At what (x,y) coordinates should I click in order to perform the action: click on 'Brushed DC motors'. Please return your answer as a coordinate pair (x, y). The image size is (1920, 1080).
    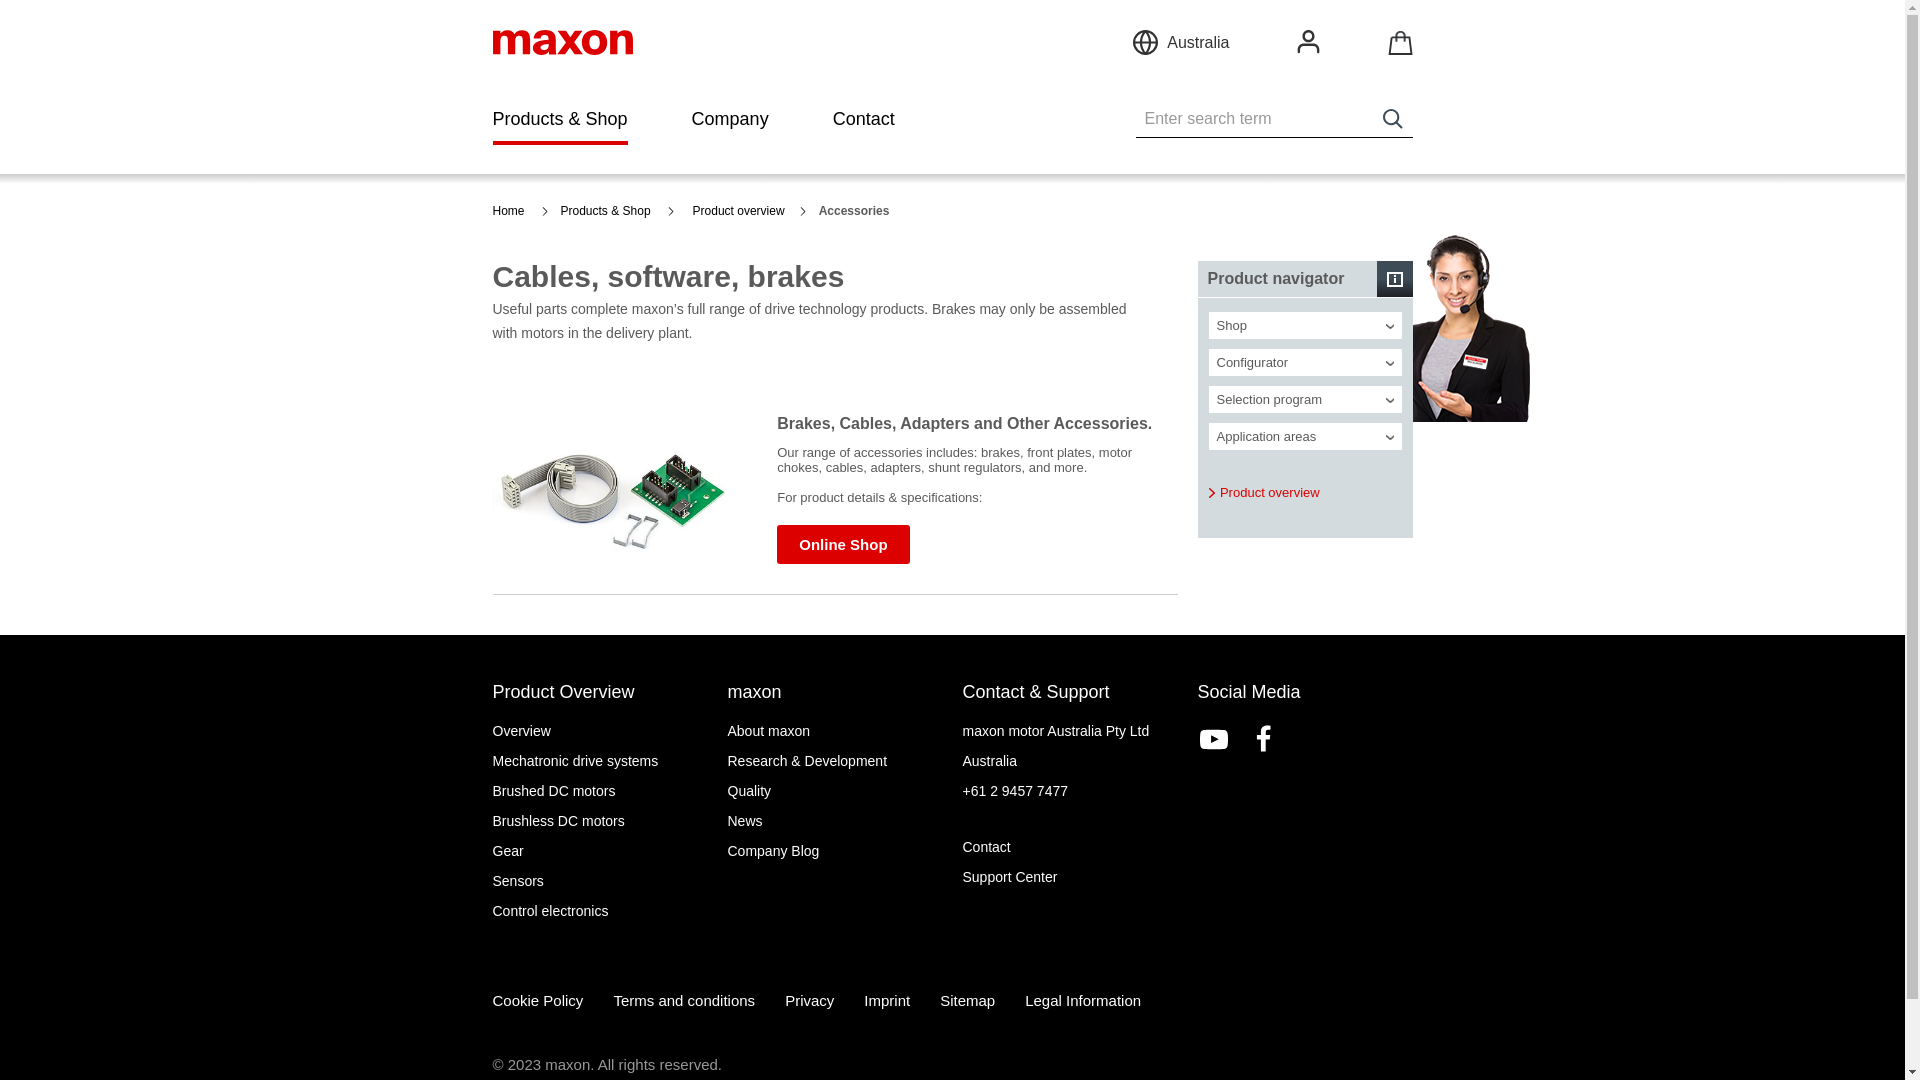
    Looking at the image, I should click on (598, 789).